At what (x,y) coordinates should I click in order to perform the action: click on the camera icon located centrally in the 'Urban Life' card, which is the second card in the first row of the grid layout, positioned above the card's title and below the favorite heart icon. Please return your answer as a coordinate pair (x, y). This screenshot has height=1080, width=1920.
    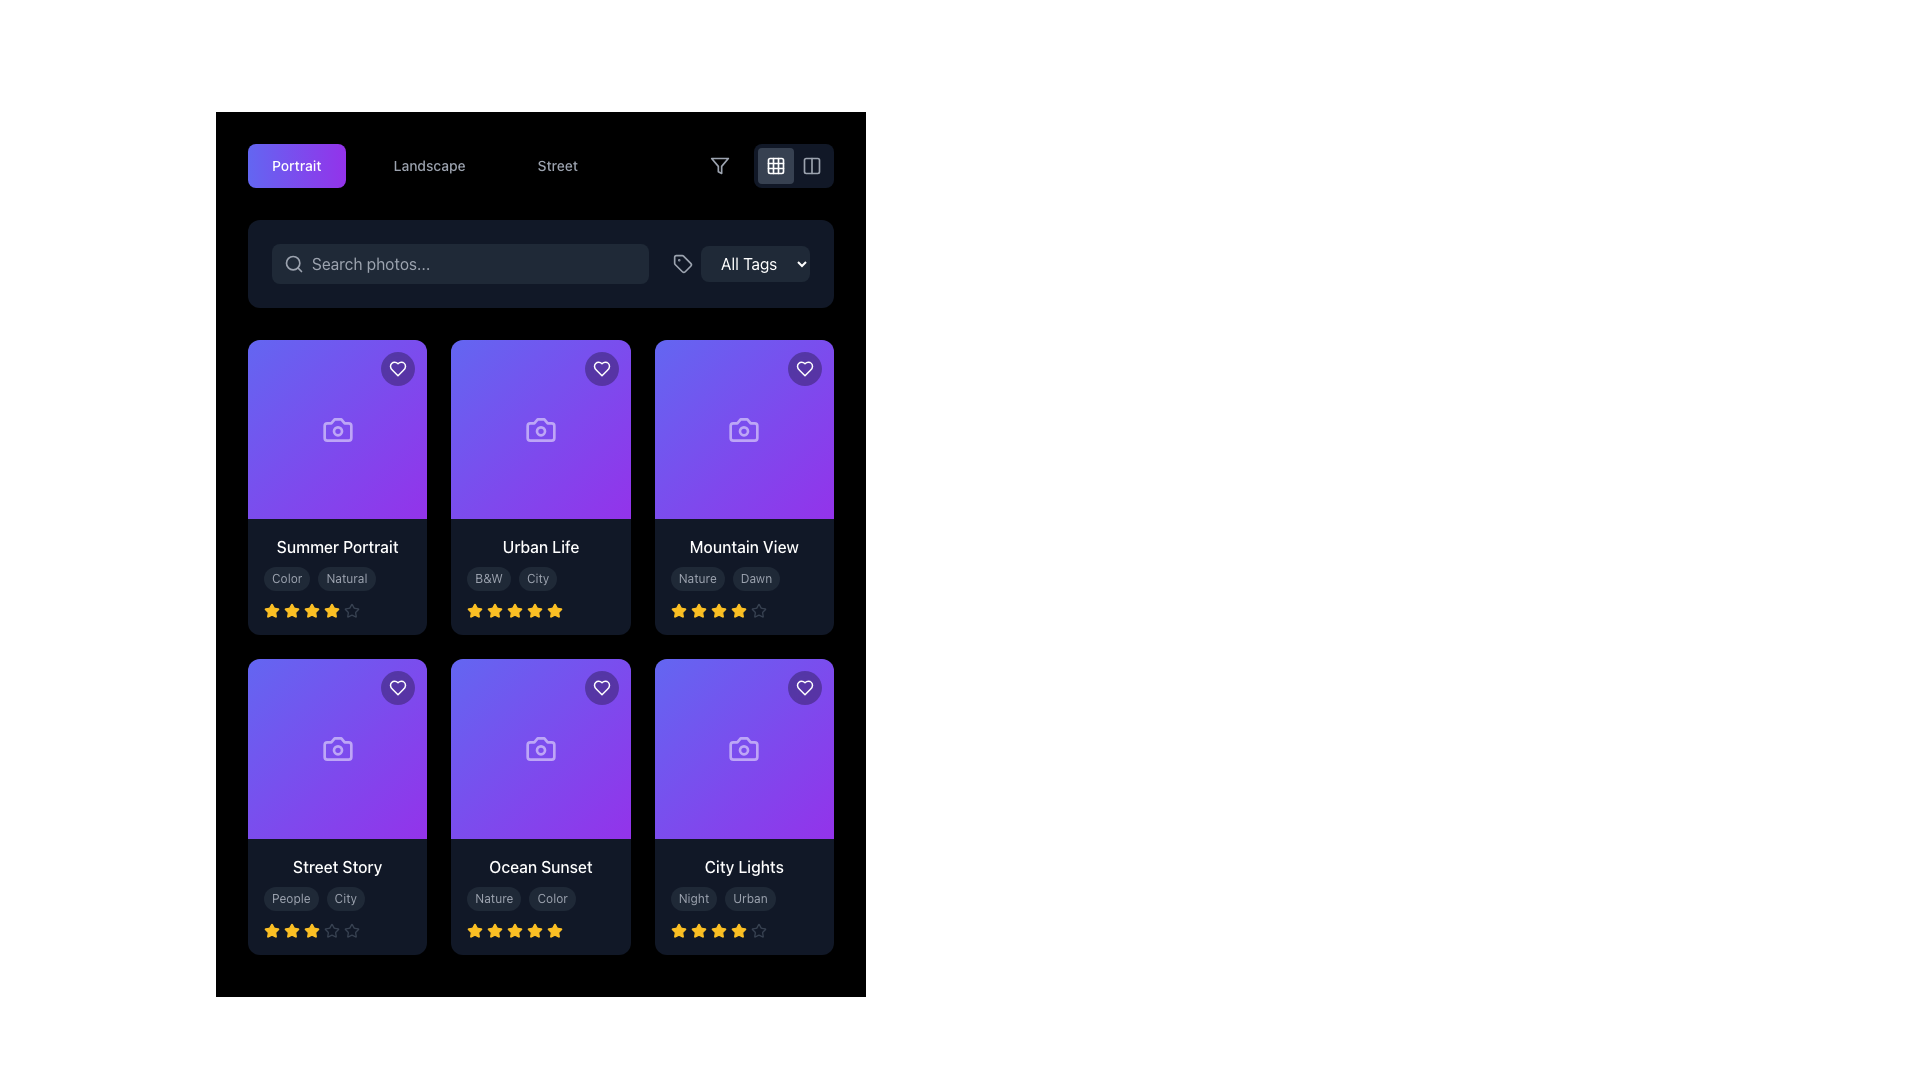
    Looking at the image, I should click on (541, 428).